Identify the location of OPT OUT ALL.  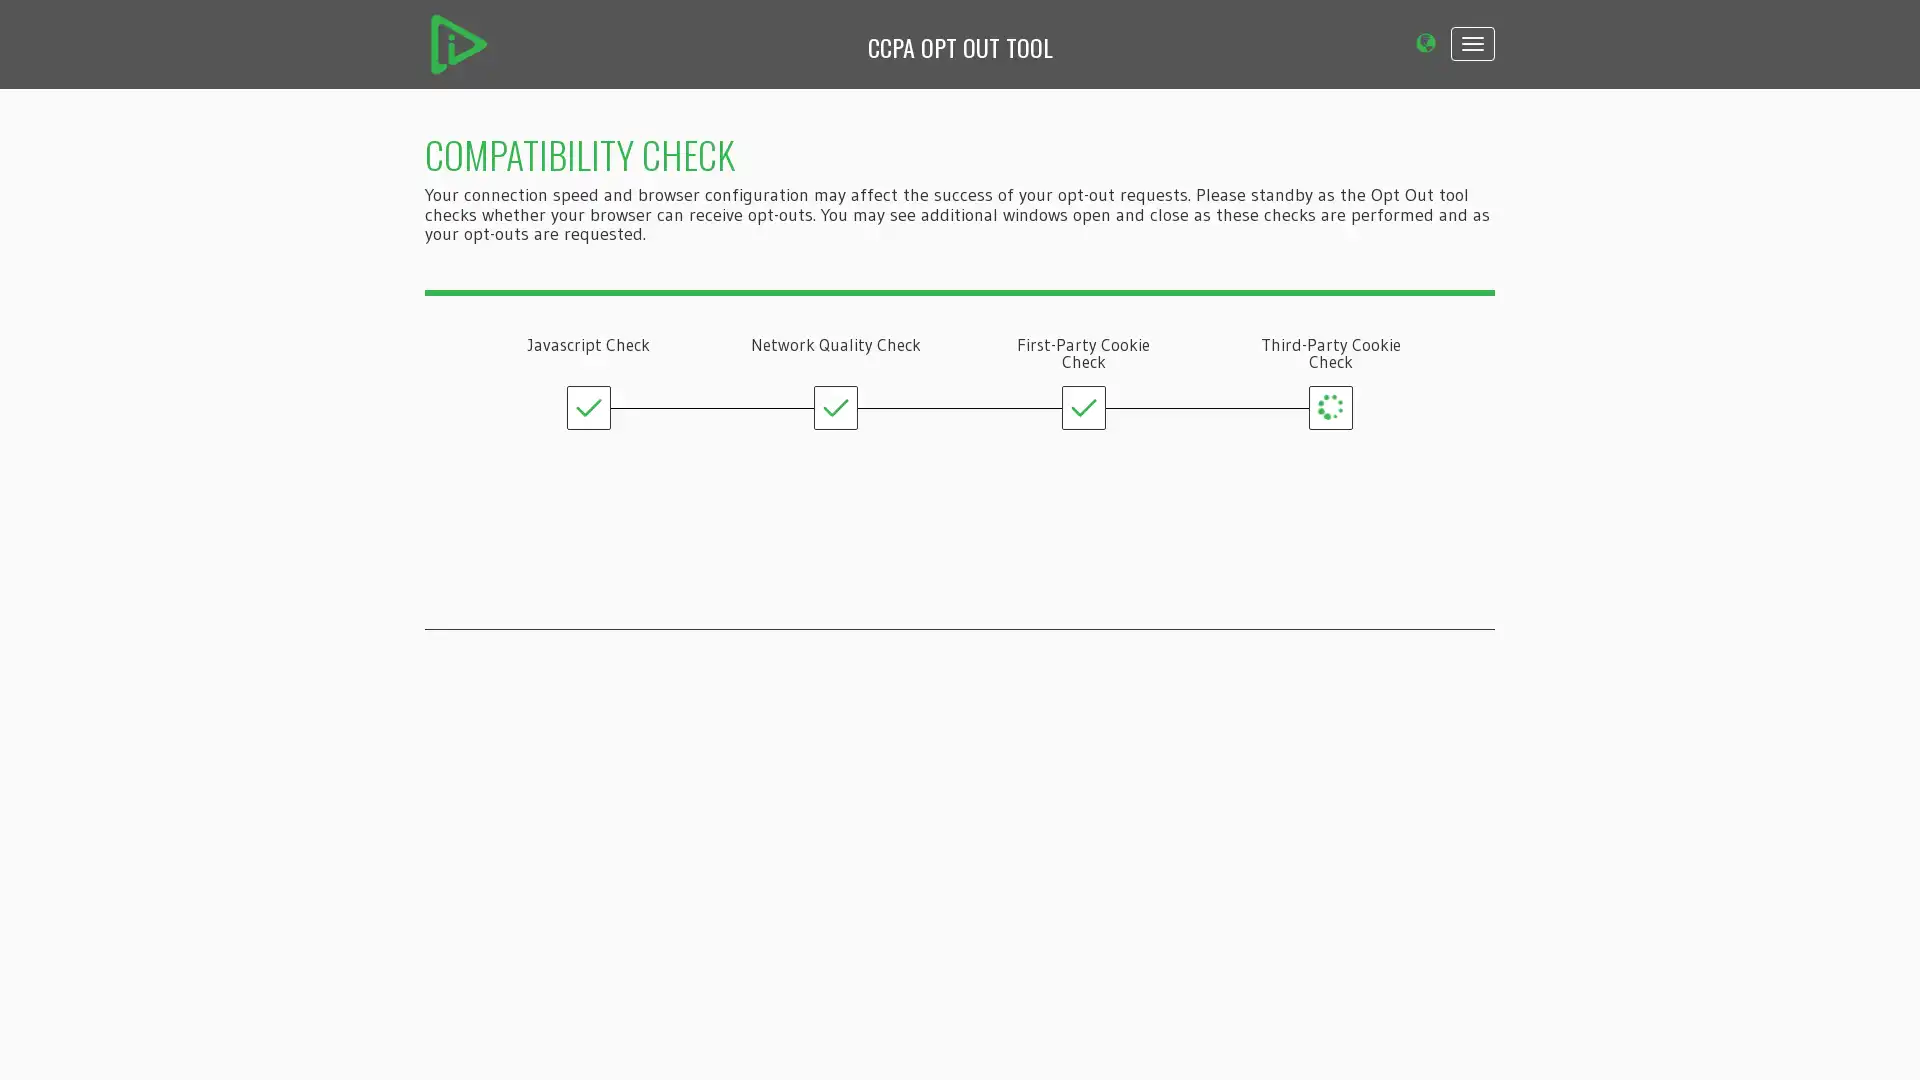
(985, 1017).